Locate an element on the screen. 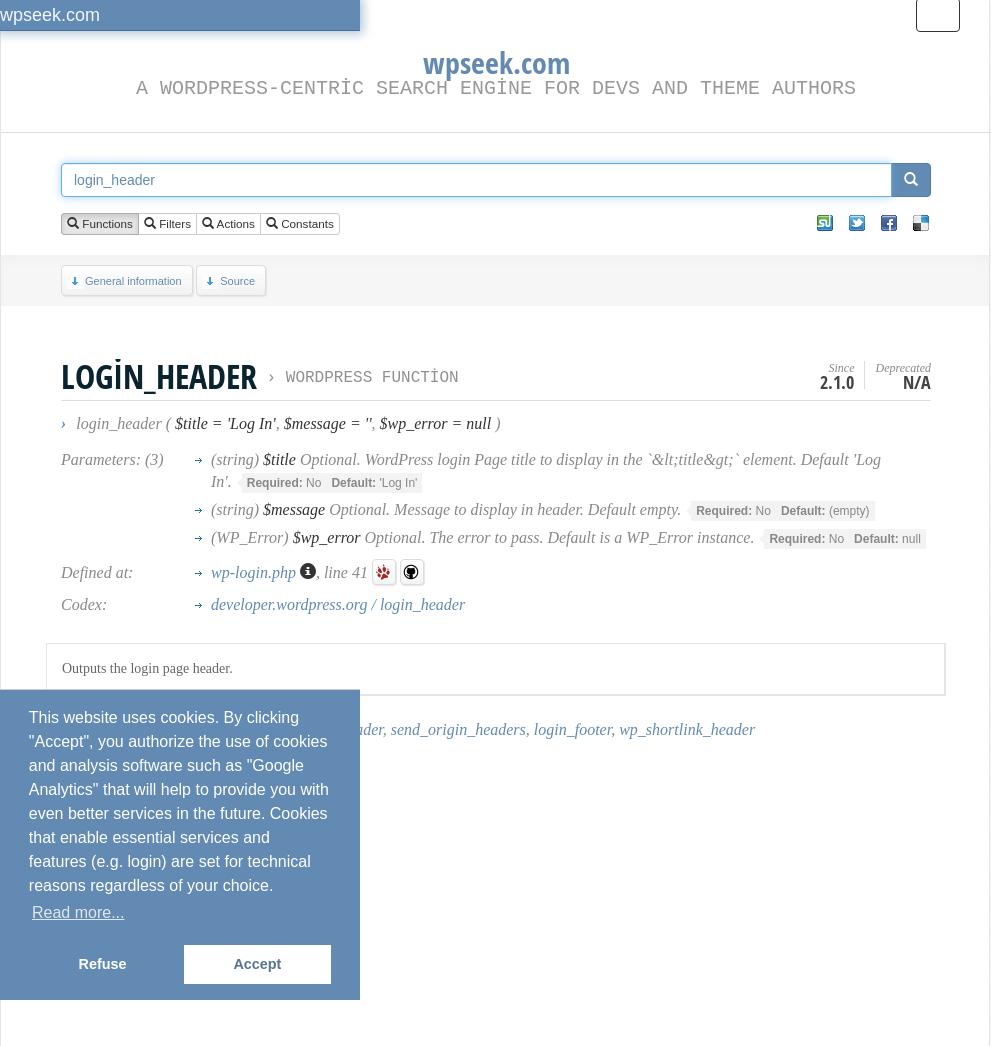 The height and width of the screenshot is (1046, 991). 'Source' is located at coordinates (237, 280).